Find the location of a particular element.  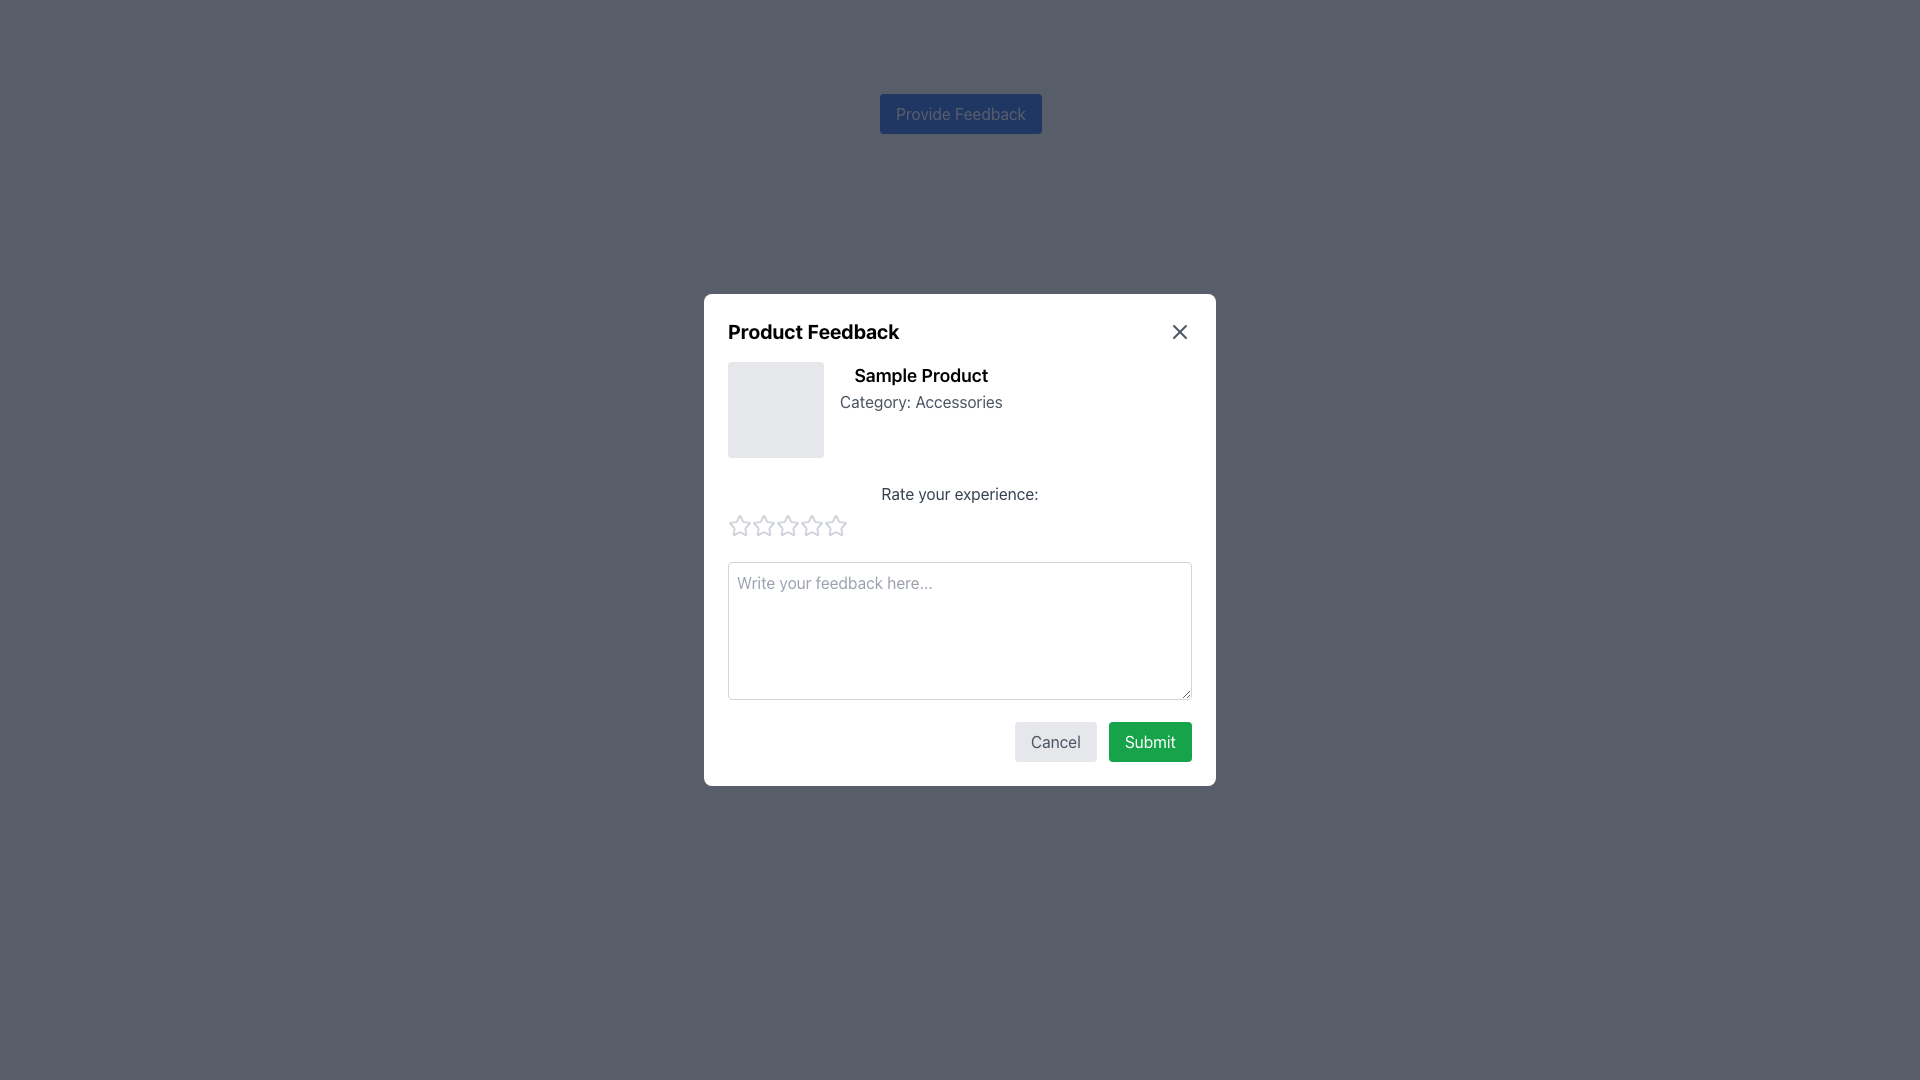

the first Interactive Rating Star Icon in the horizontal sequence is located at coordinates (762, 524).